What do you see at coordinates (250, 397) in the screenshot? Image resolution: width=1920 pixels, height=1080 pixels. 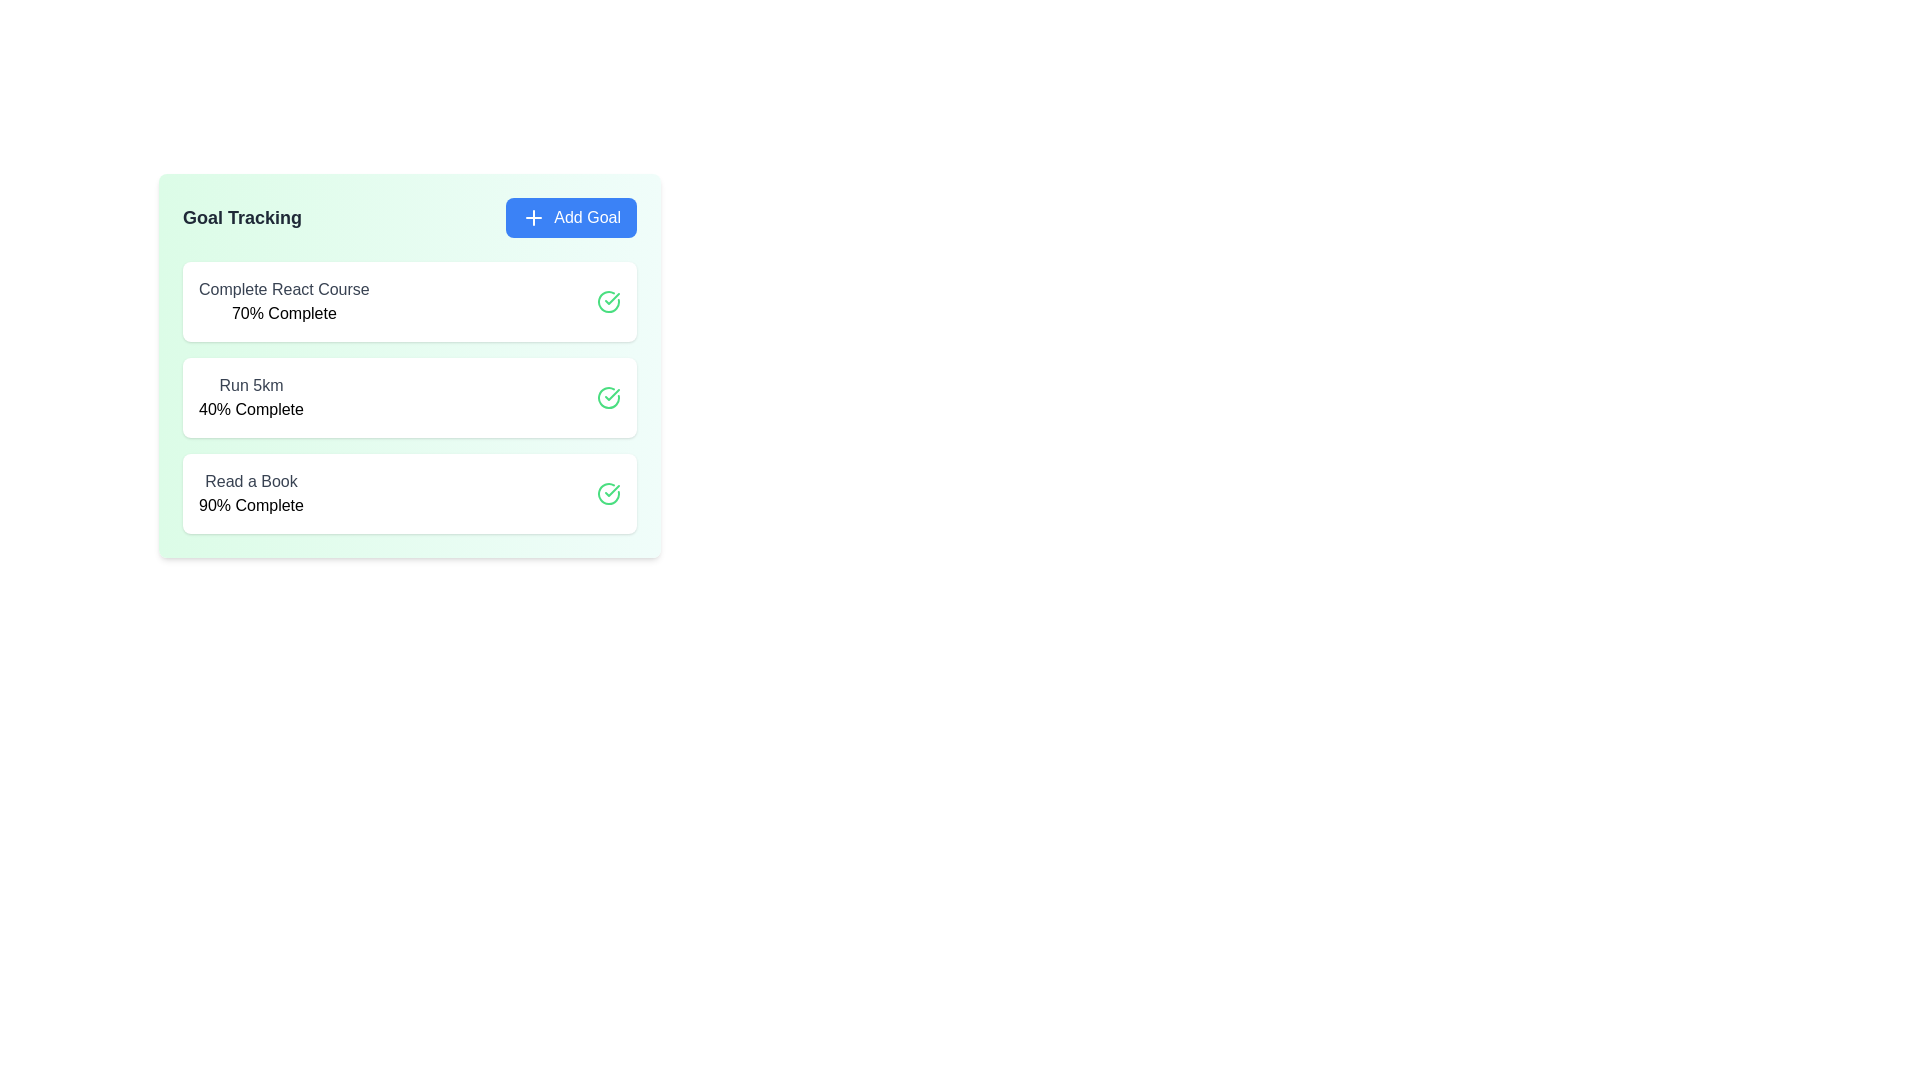 I see `the text display that shows the task title 'Run 5km' and its completion percentage '40% Complete'` at bounding box center [250, 397].